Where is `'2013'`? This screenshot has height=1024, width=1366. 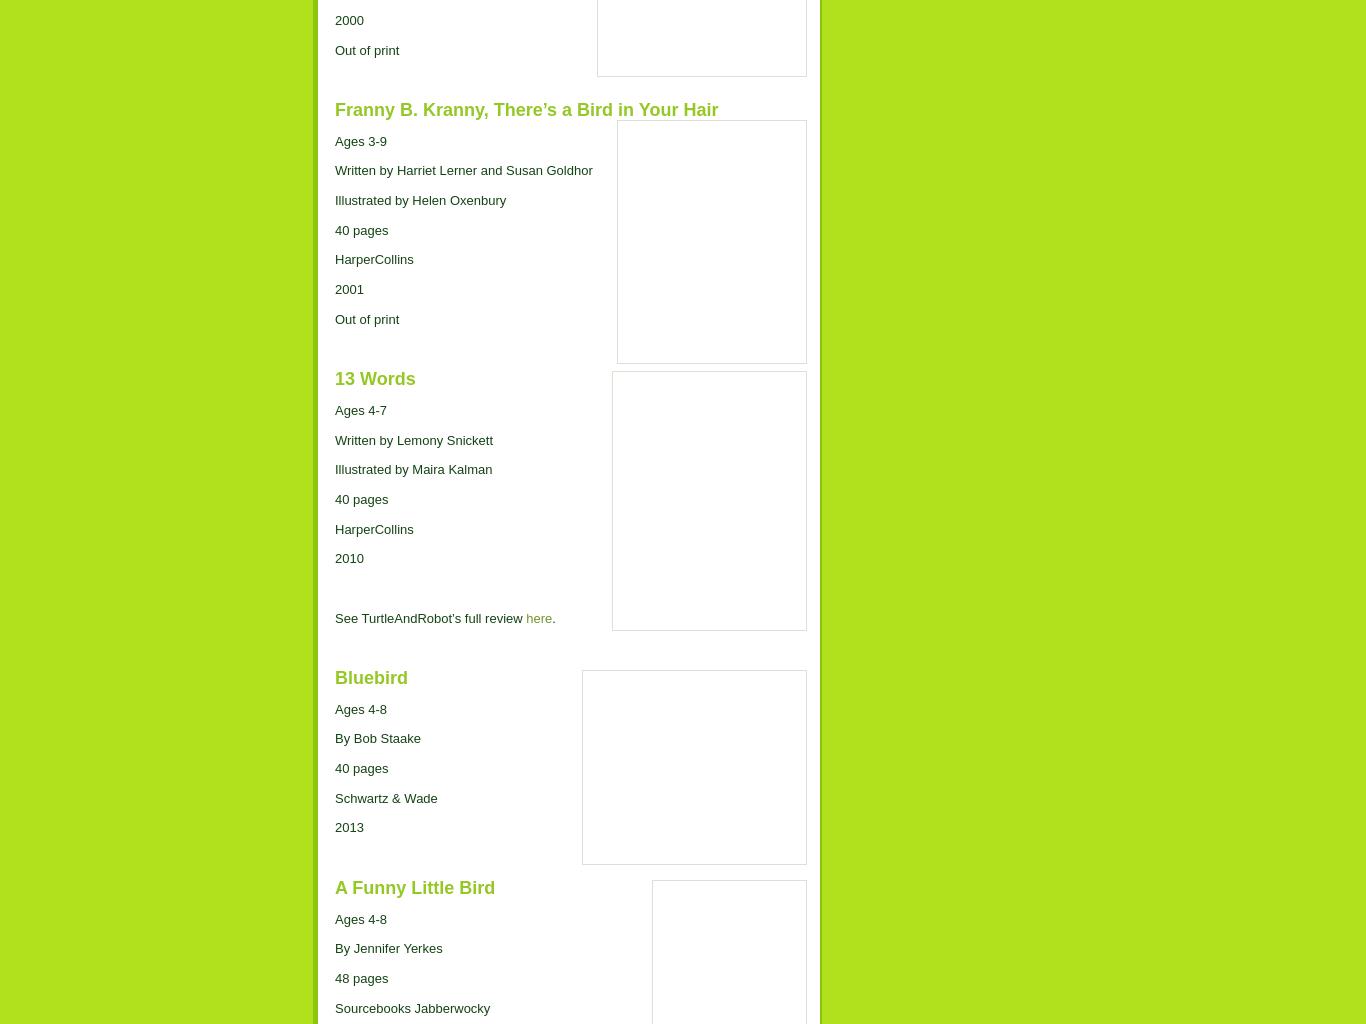 '2013' is located at coordinates (348, 826).